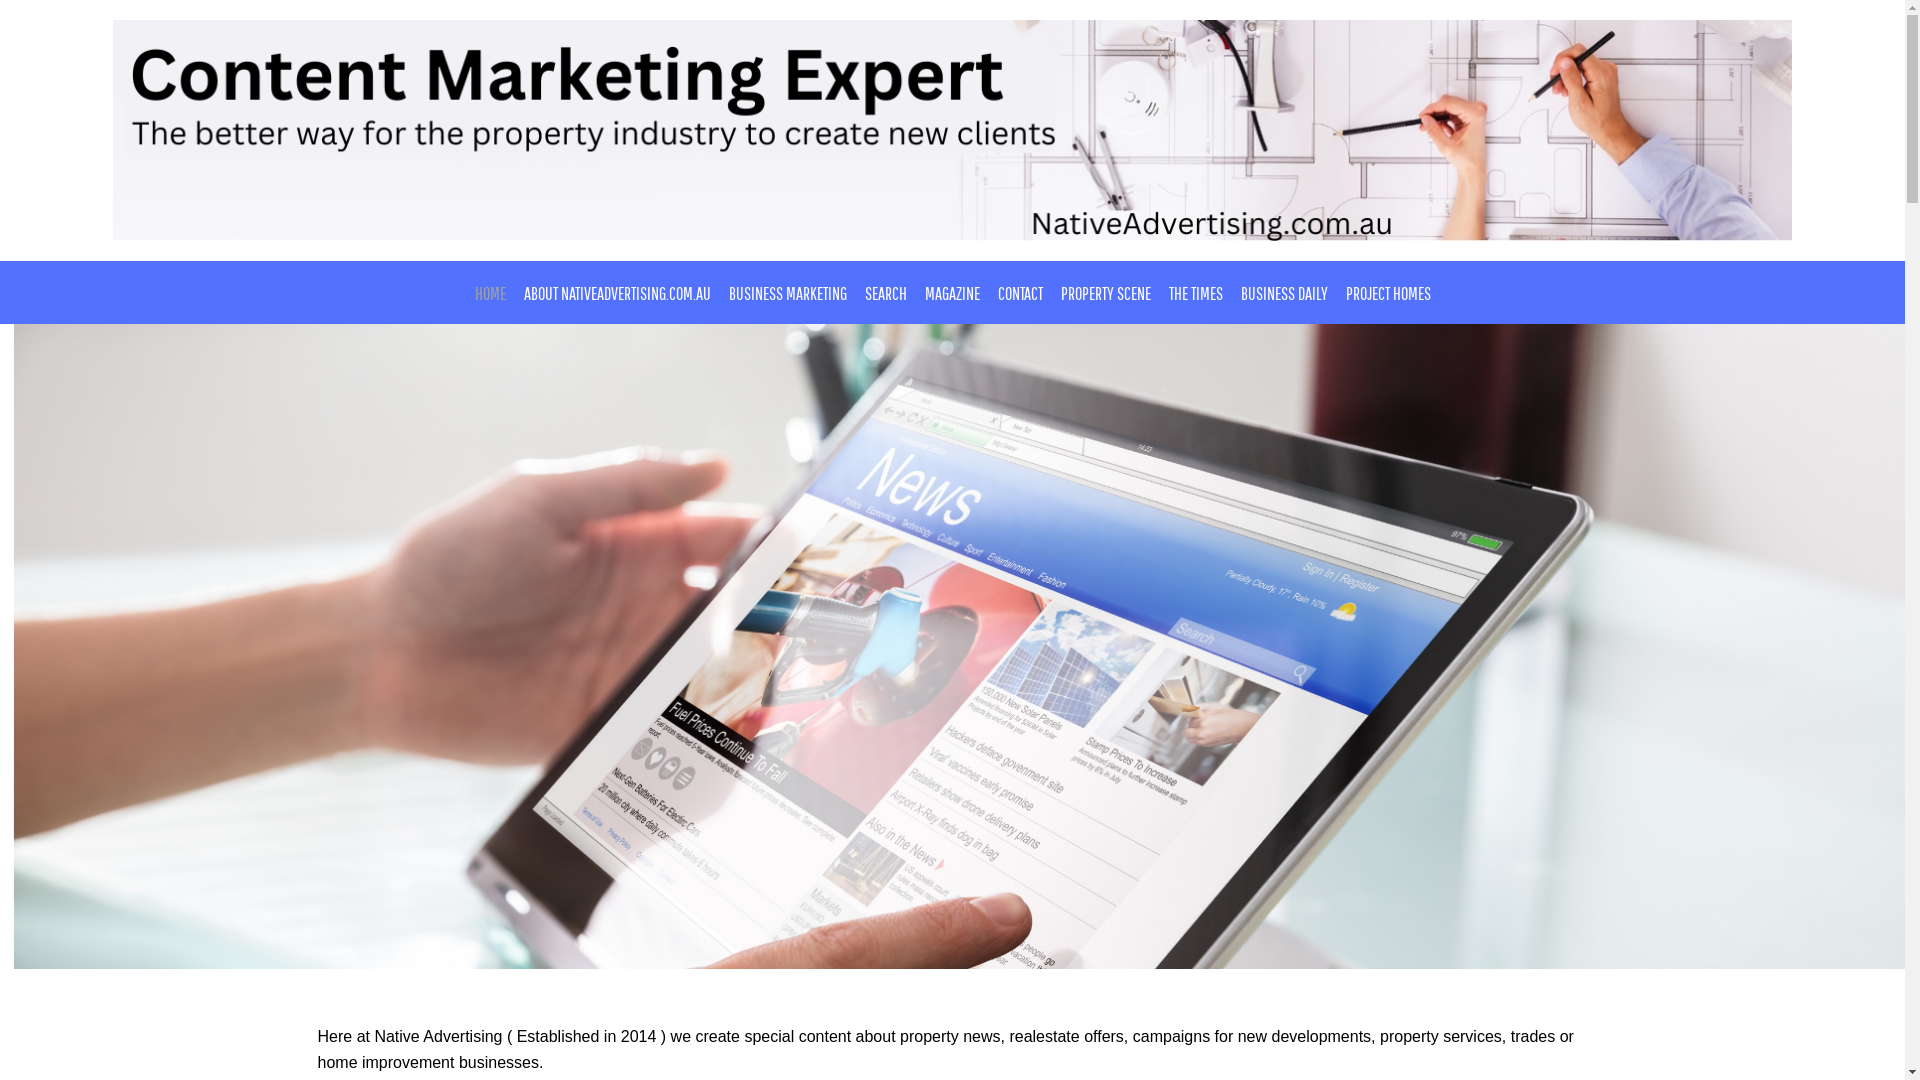 Image resolution: width=1920 pixels, height=1080 pixels. What do you see at coordinates (1019, 293) in the screenshot?
I see `'CONTACT'` at bounding box center [1019, 293].